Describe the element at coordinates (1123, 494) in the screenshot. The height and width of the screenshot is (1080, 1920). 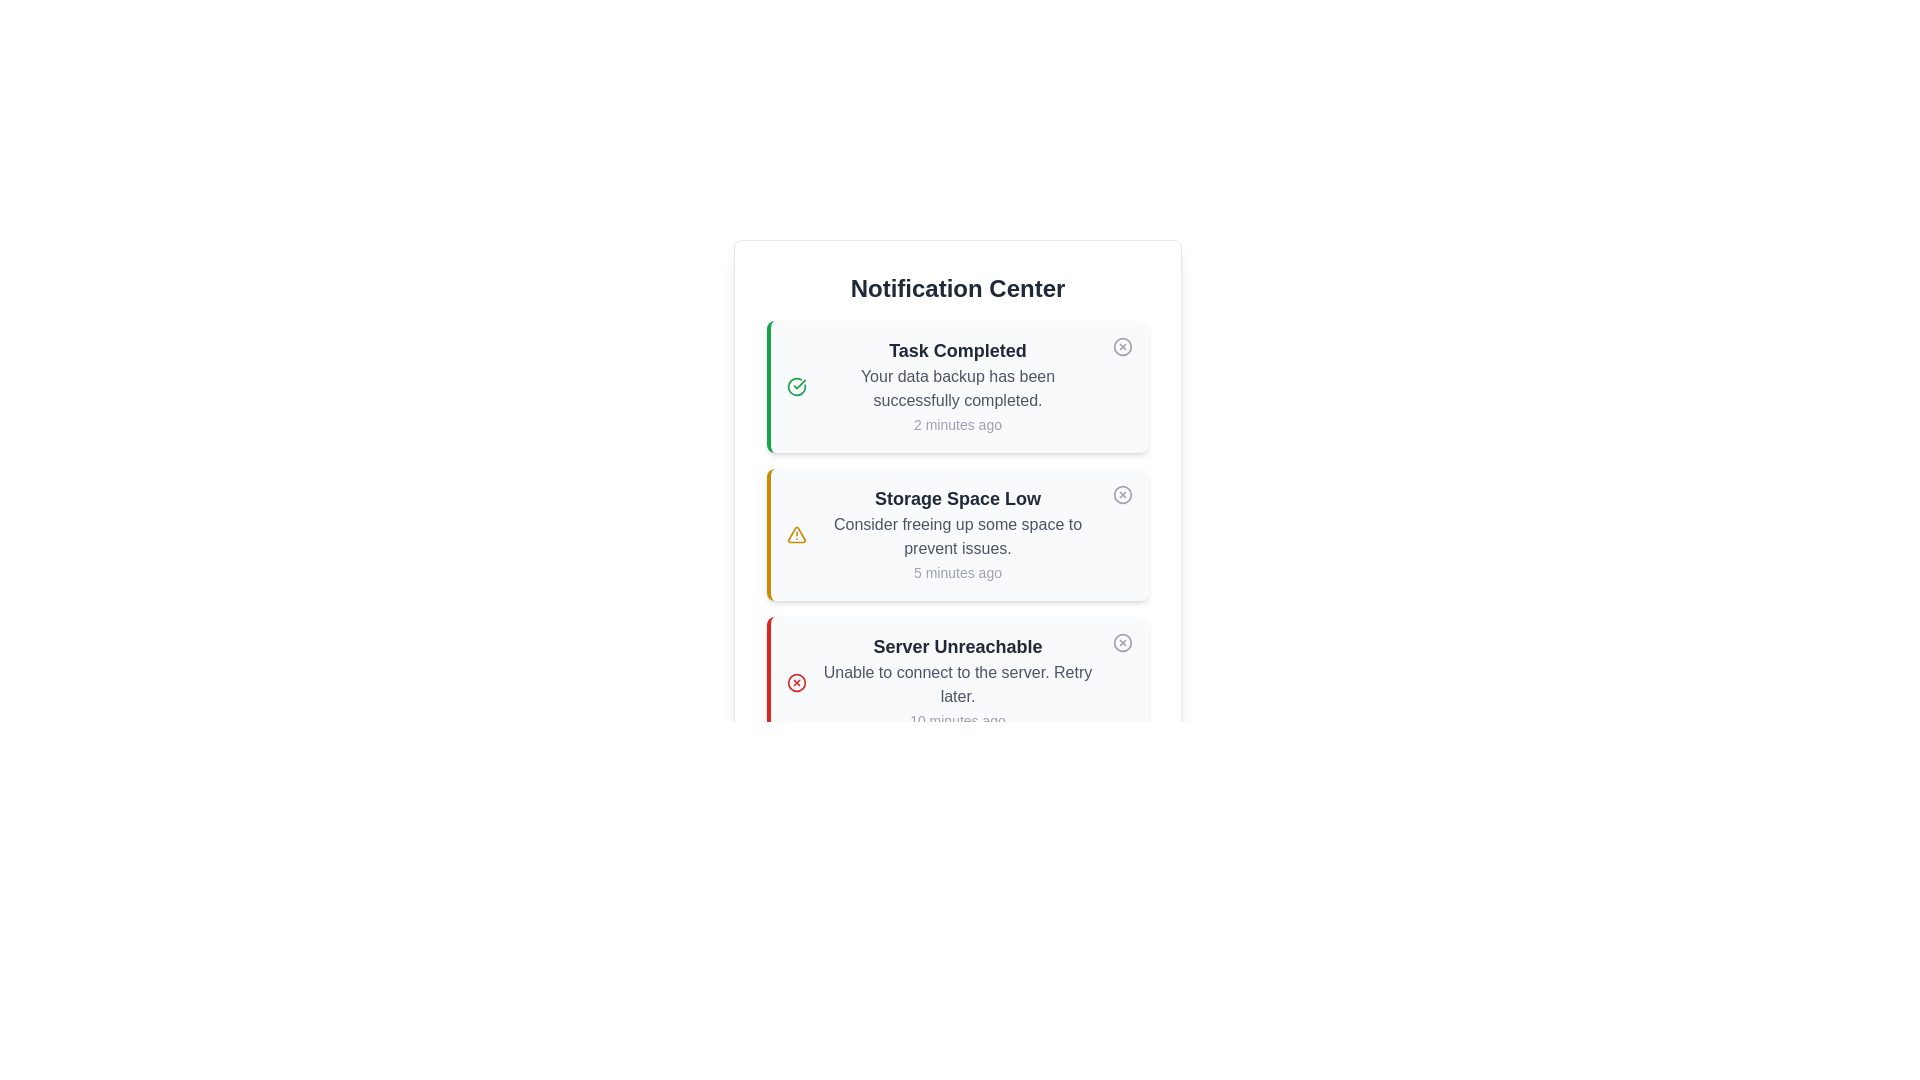
I see `the circular icon representing the 'Storage Space Low' status in the middle notification card of the notification list` at that location.